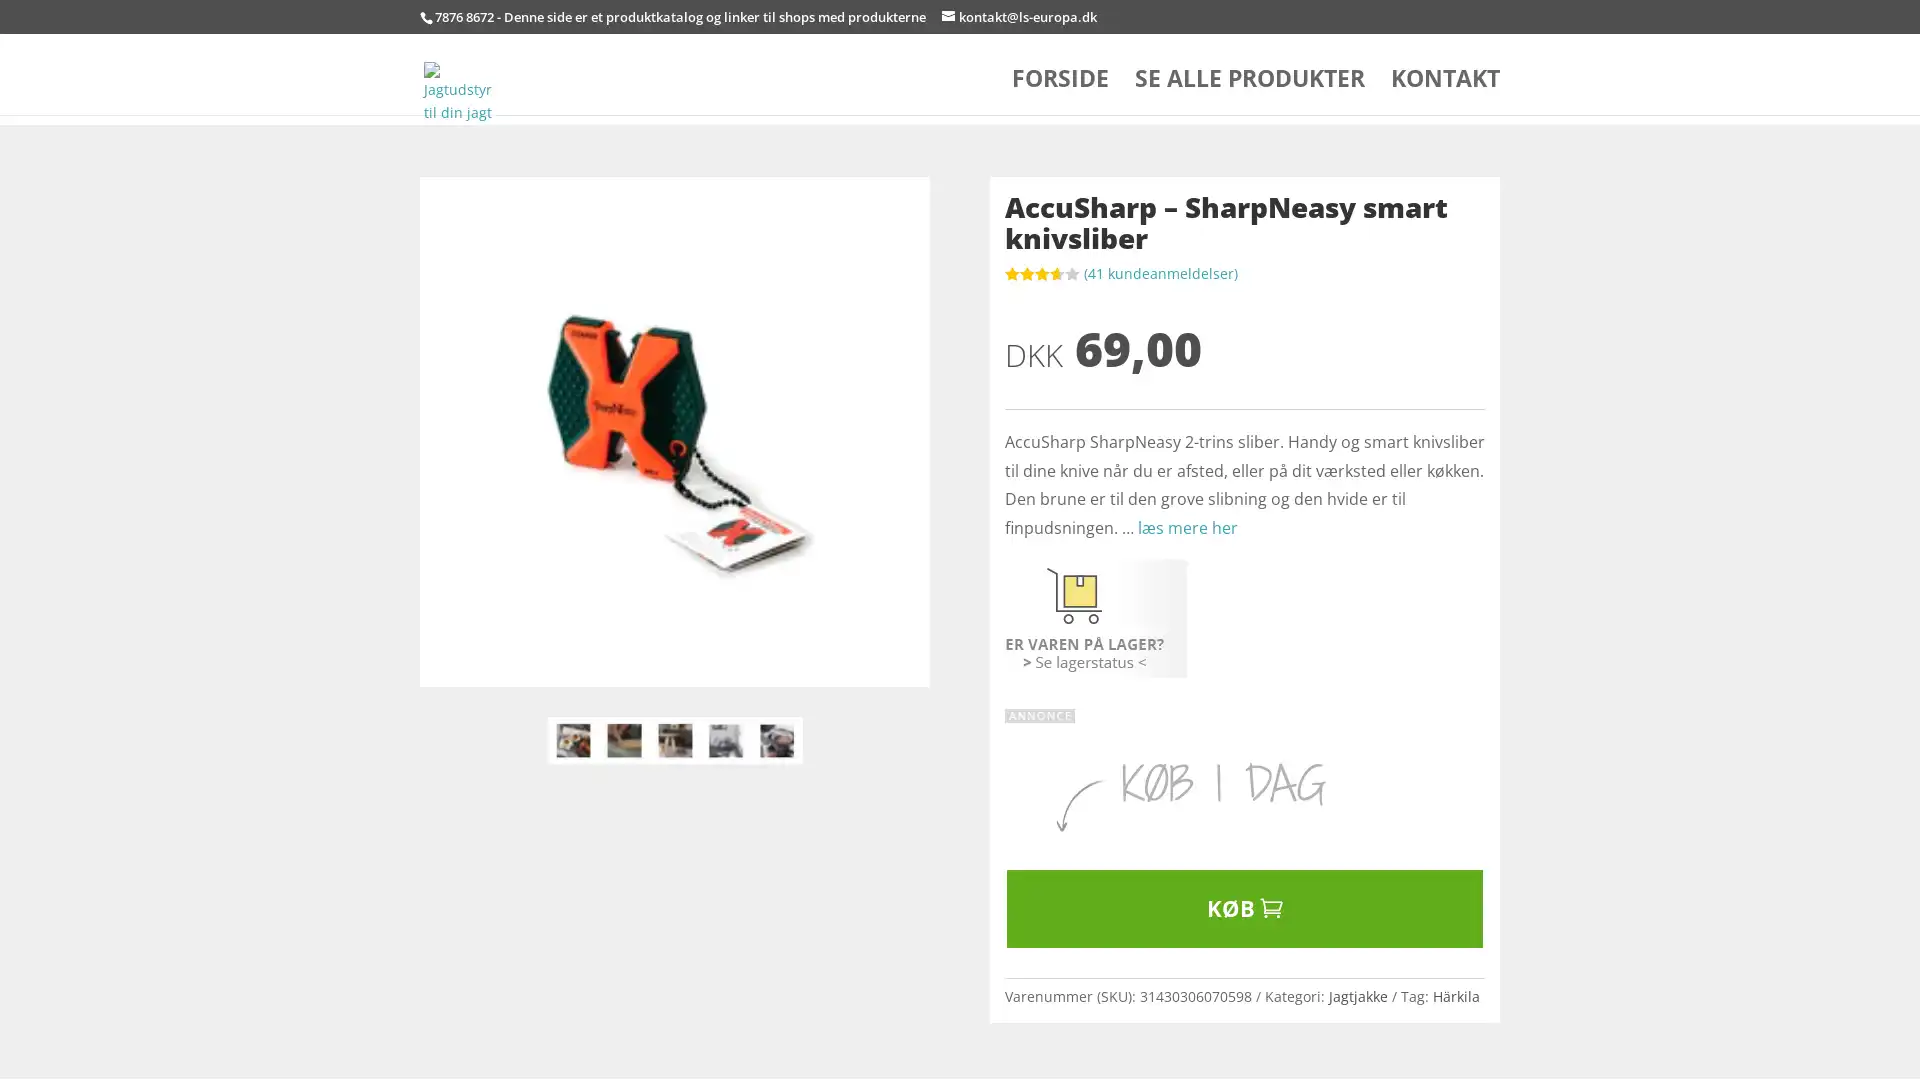 This screenshot has height=1080, width=1920. I want to click on KB, so click(1242, 887).